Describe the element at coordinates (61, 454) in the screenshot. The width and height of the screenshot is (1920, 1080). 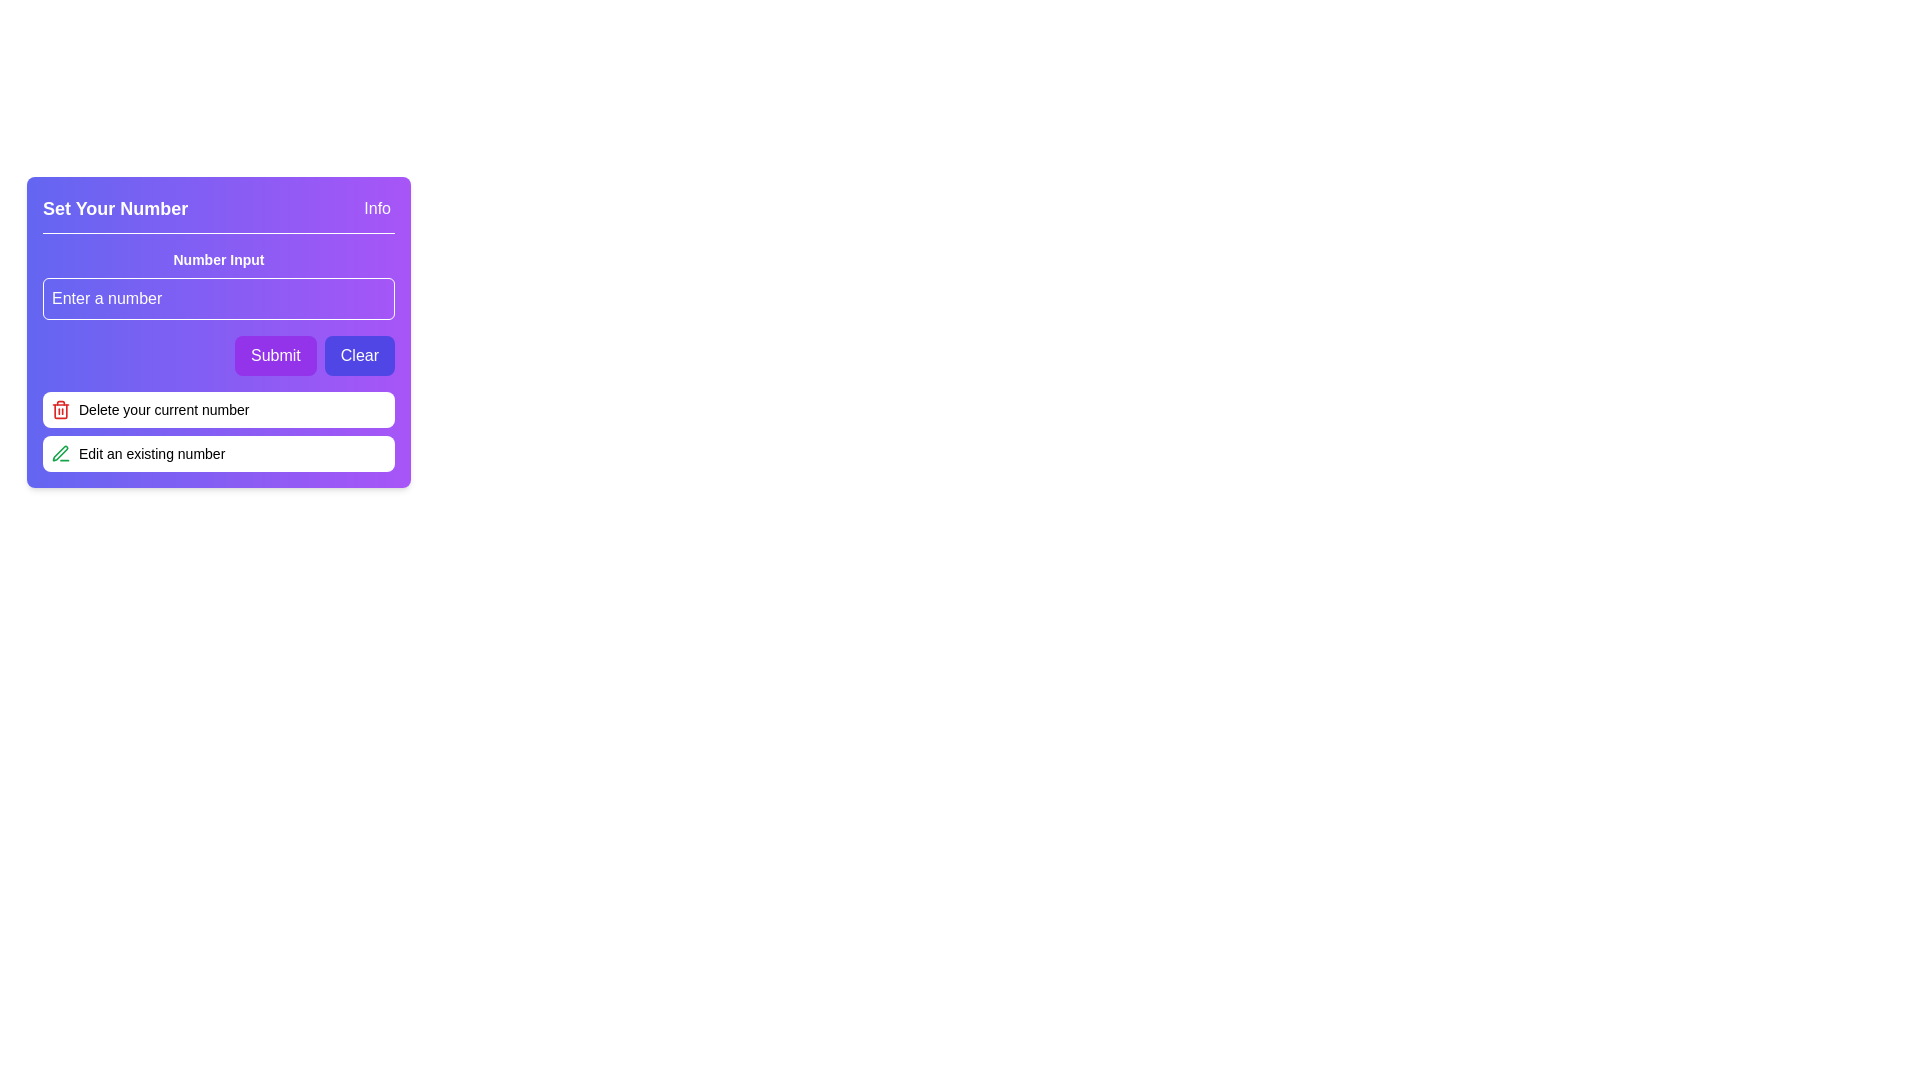
I see `the 'edit' icon (SVG) located to the left of the 'Edit an existing number' text in the second row of the 'Number Input' section to observe the associated tooltip or UI response` at that location.